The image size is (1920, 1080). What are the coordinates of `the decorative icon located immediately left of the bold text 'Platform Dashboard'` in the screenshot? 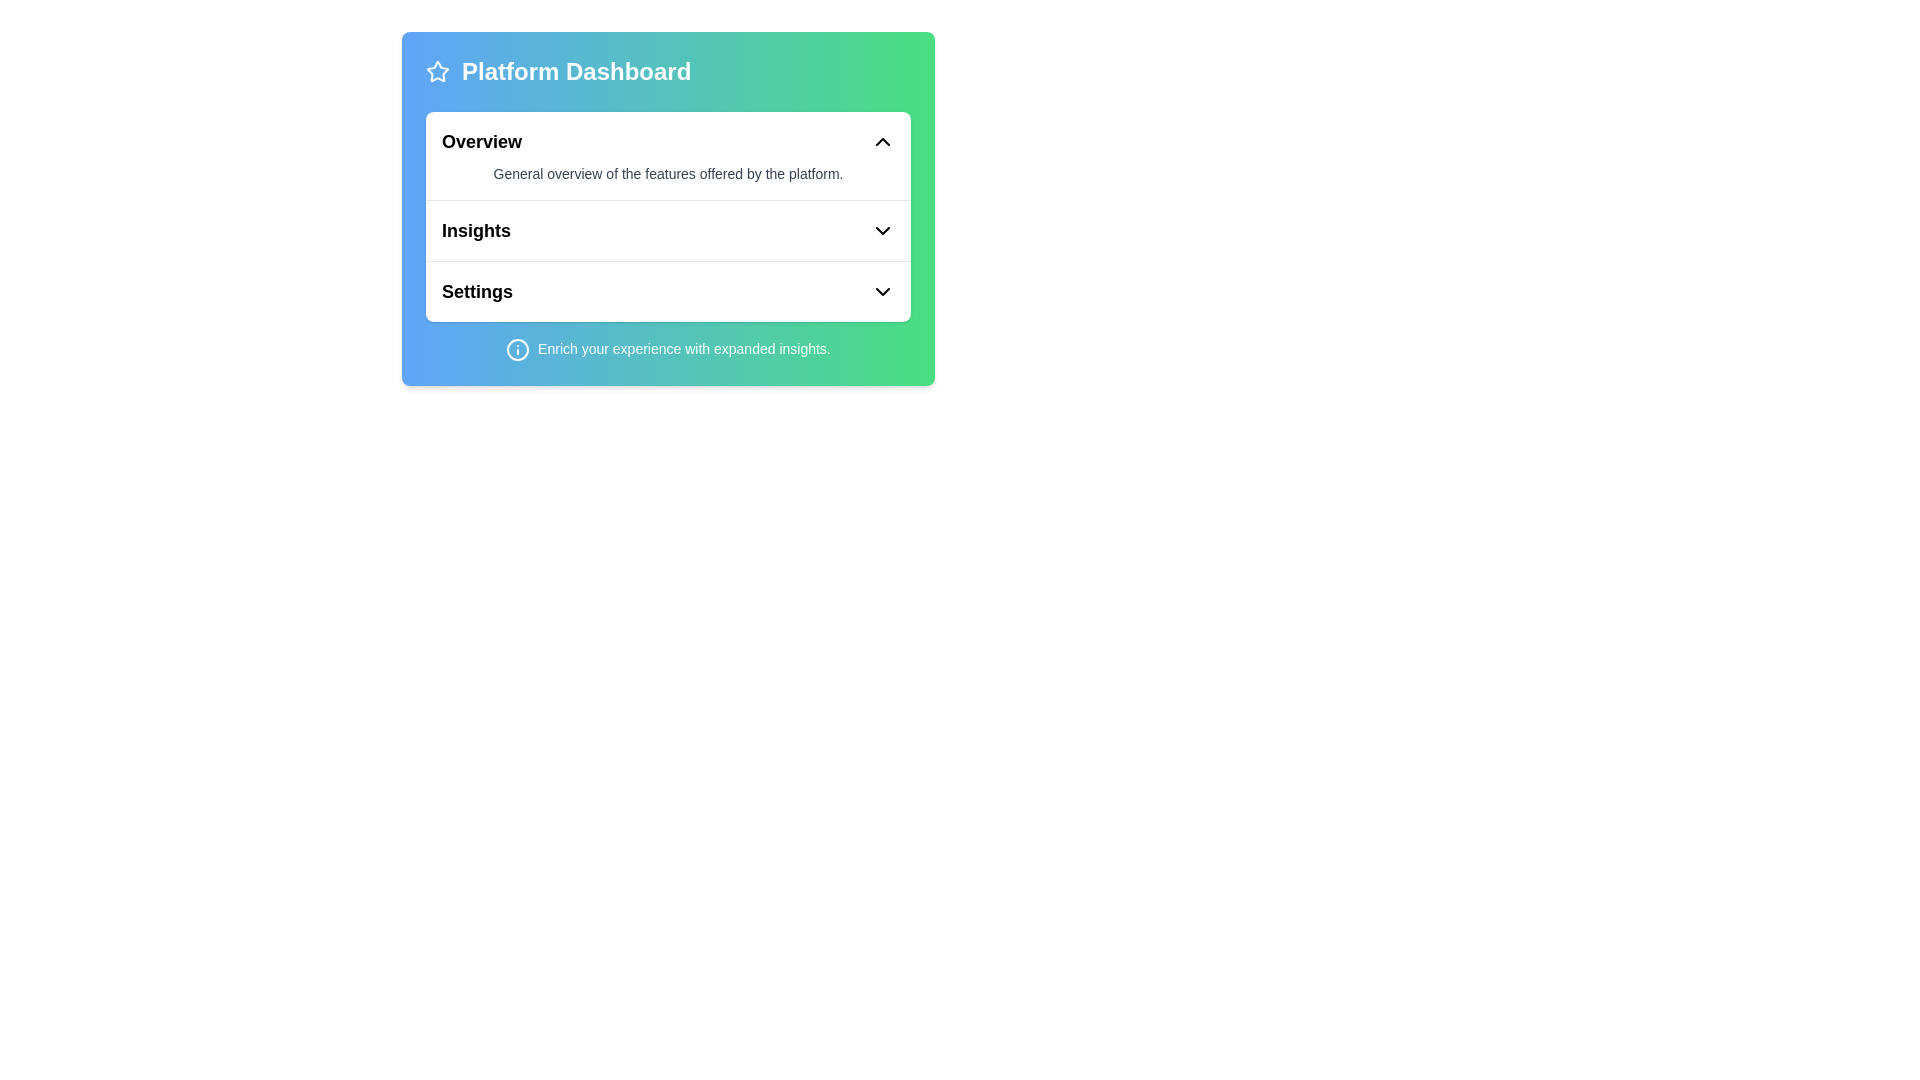 It's located at (436, 71).